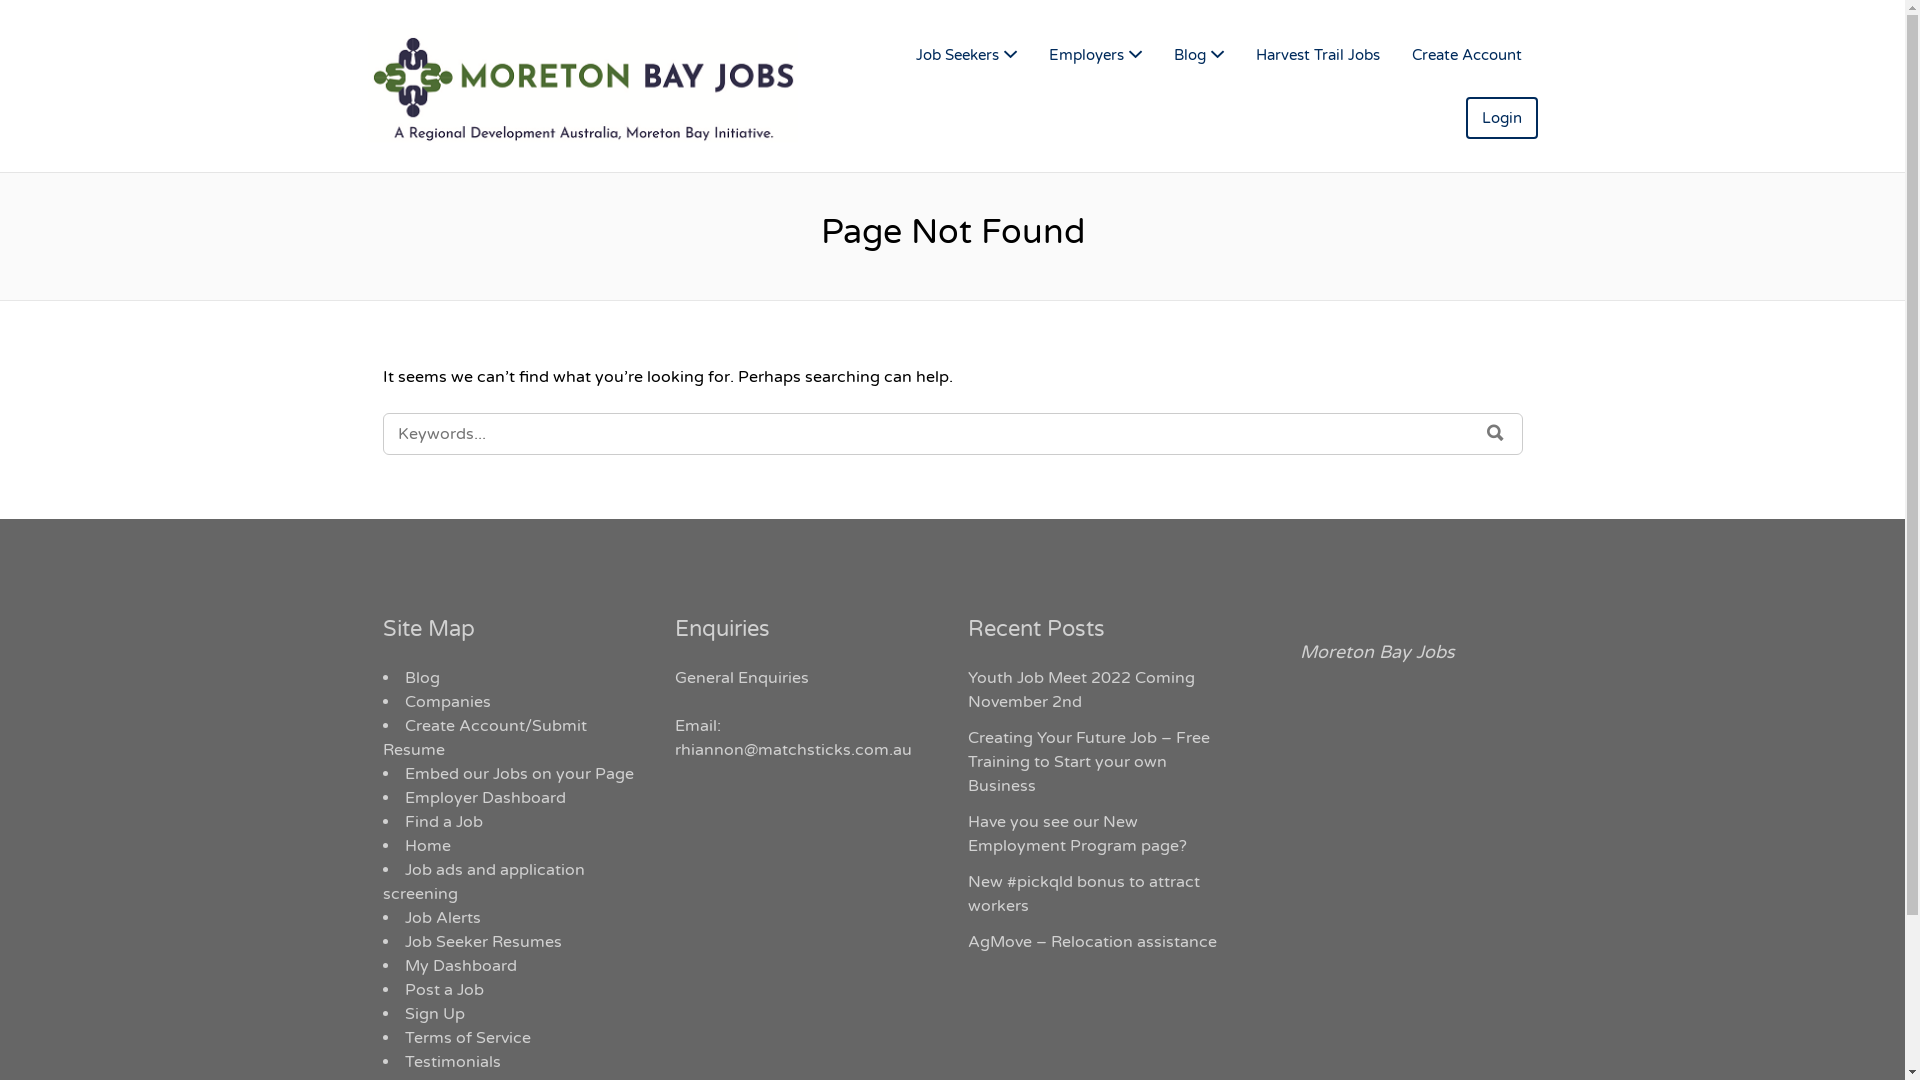 The height and width of the screenshot is (1080, 1920). What do you see at coordinates (1318, 54) in the screenshot?
I see `'Harvest Trail Jobs'` at bounding box center [1318, 54].